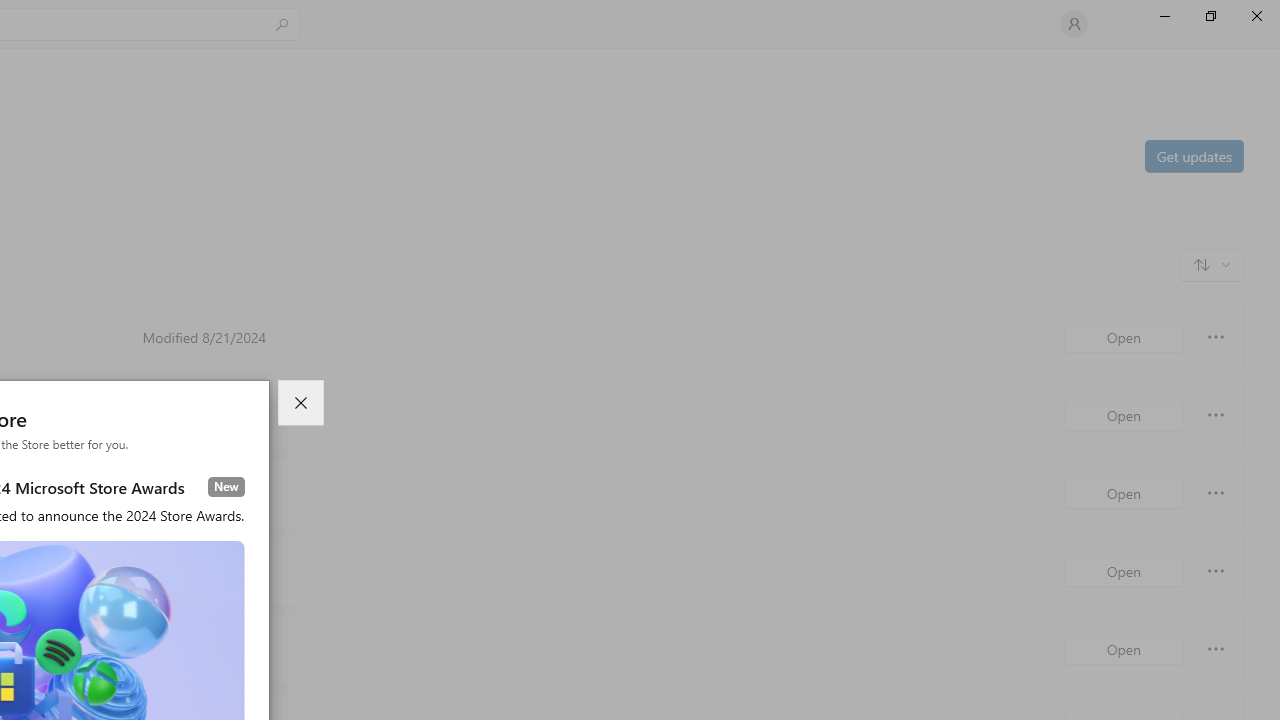 This screenshot has height=720, width=1280. Describe the element at coordinates (1164, 15) in the screenshot. I see `'Minimize Microsoft Store'` at that location.